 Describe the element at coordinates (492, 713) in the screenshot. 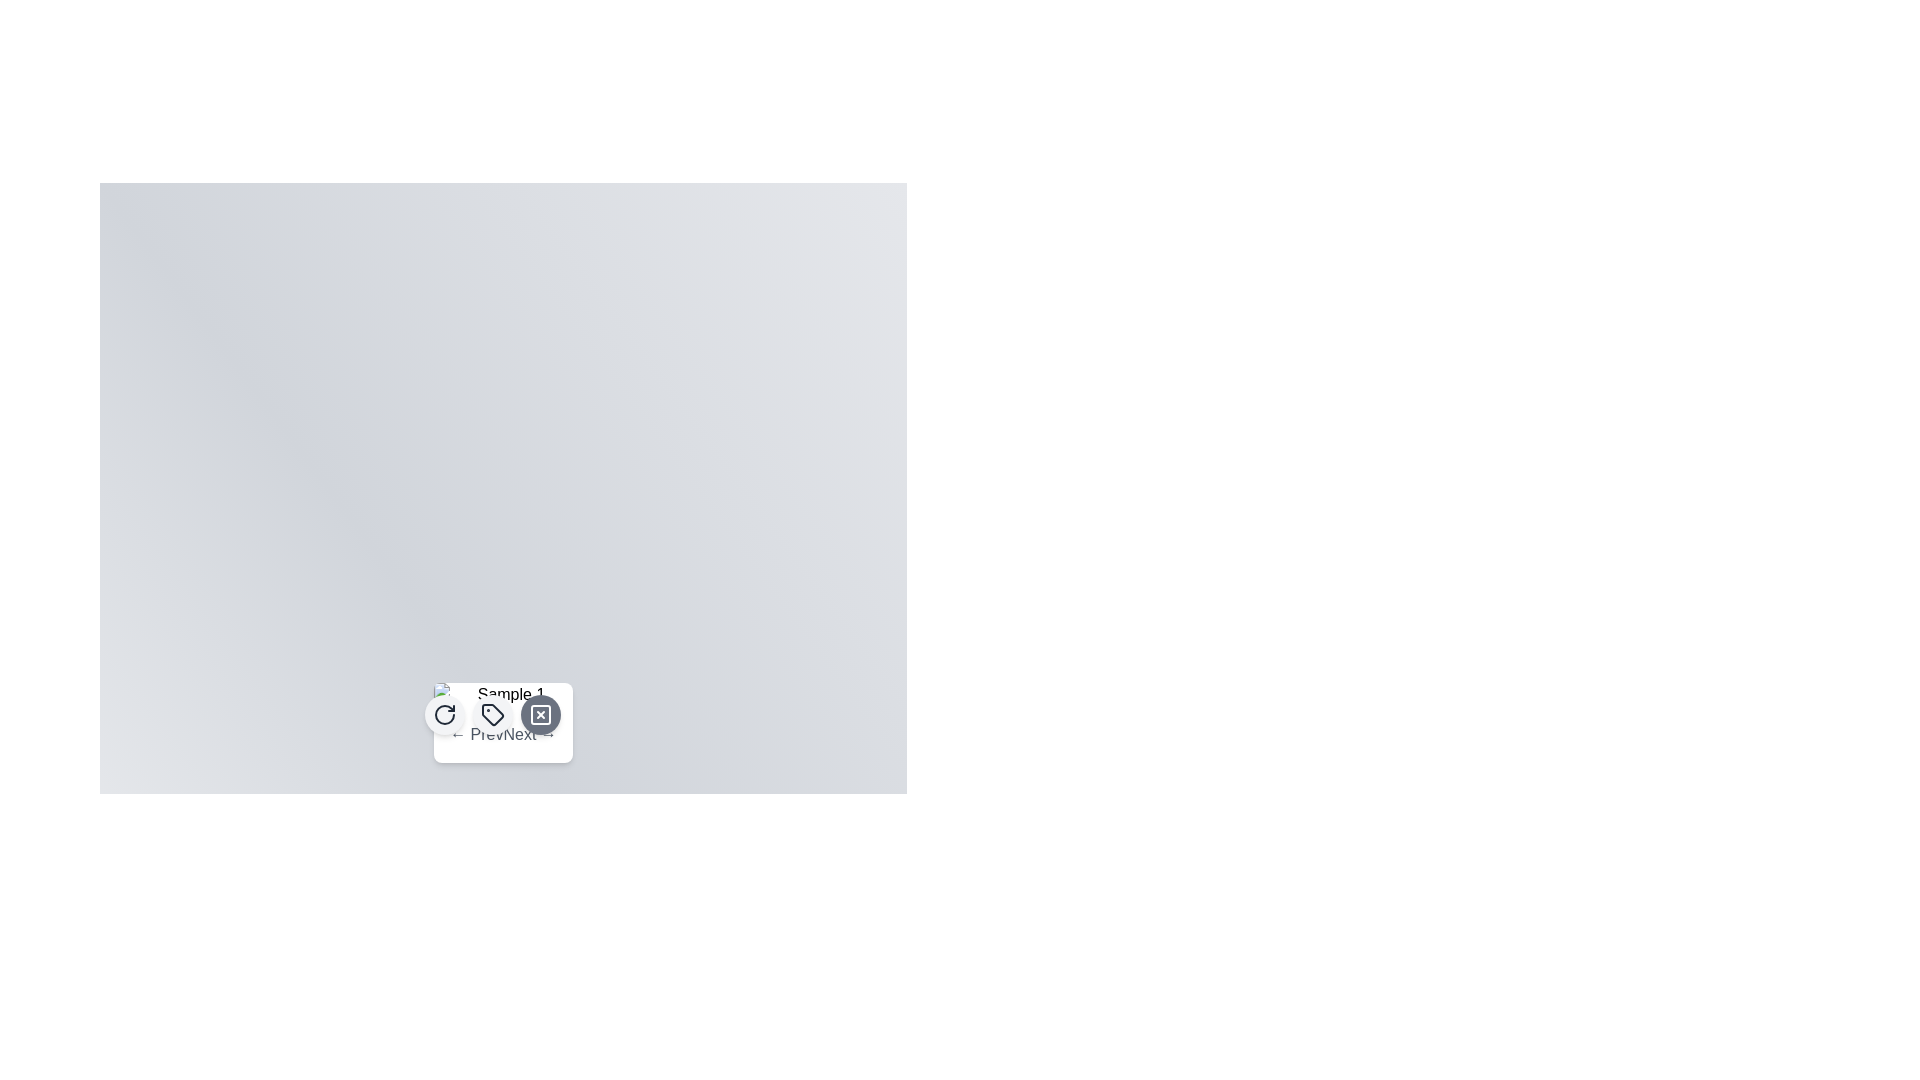

I see `the tag-like icon located in the bottom center of the interface, which is part of a small icon set and serves tagging or categorization functionality` at that location.